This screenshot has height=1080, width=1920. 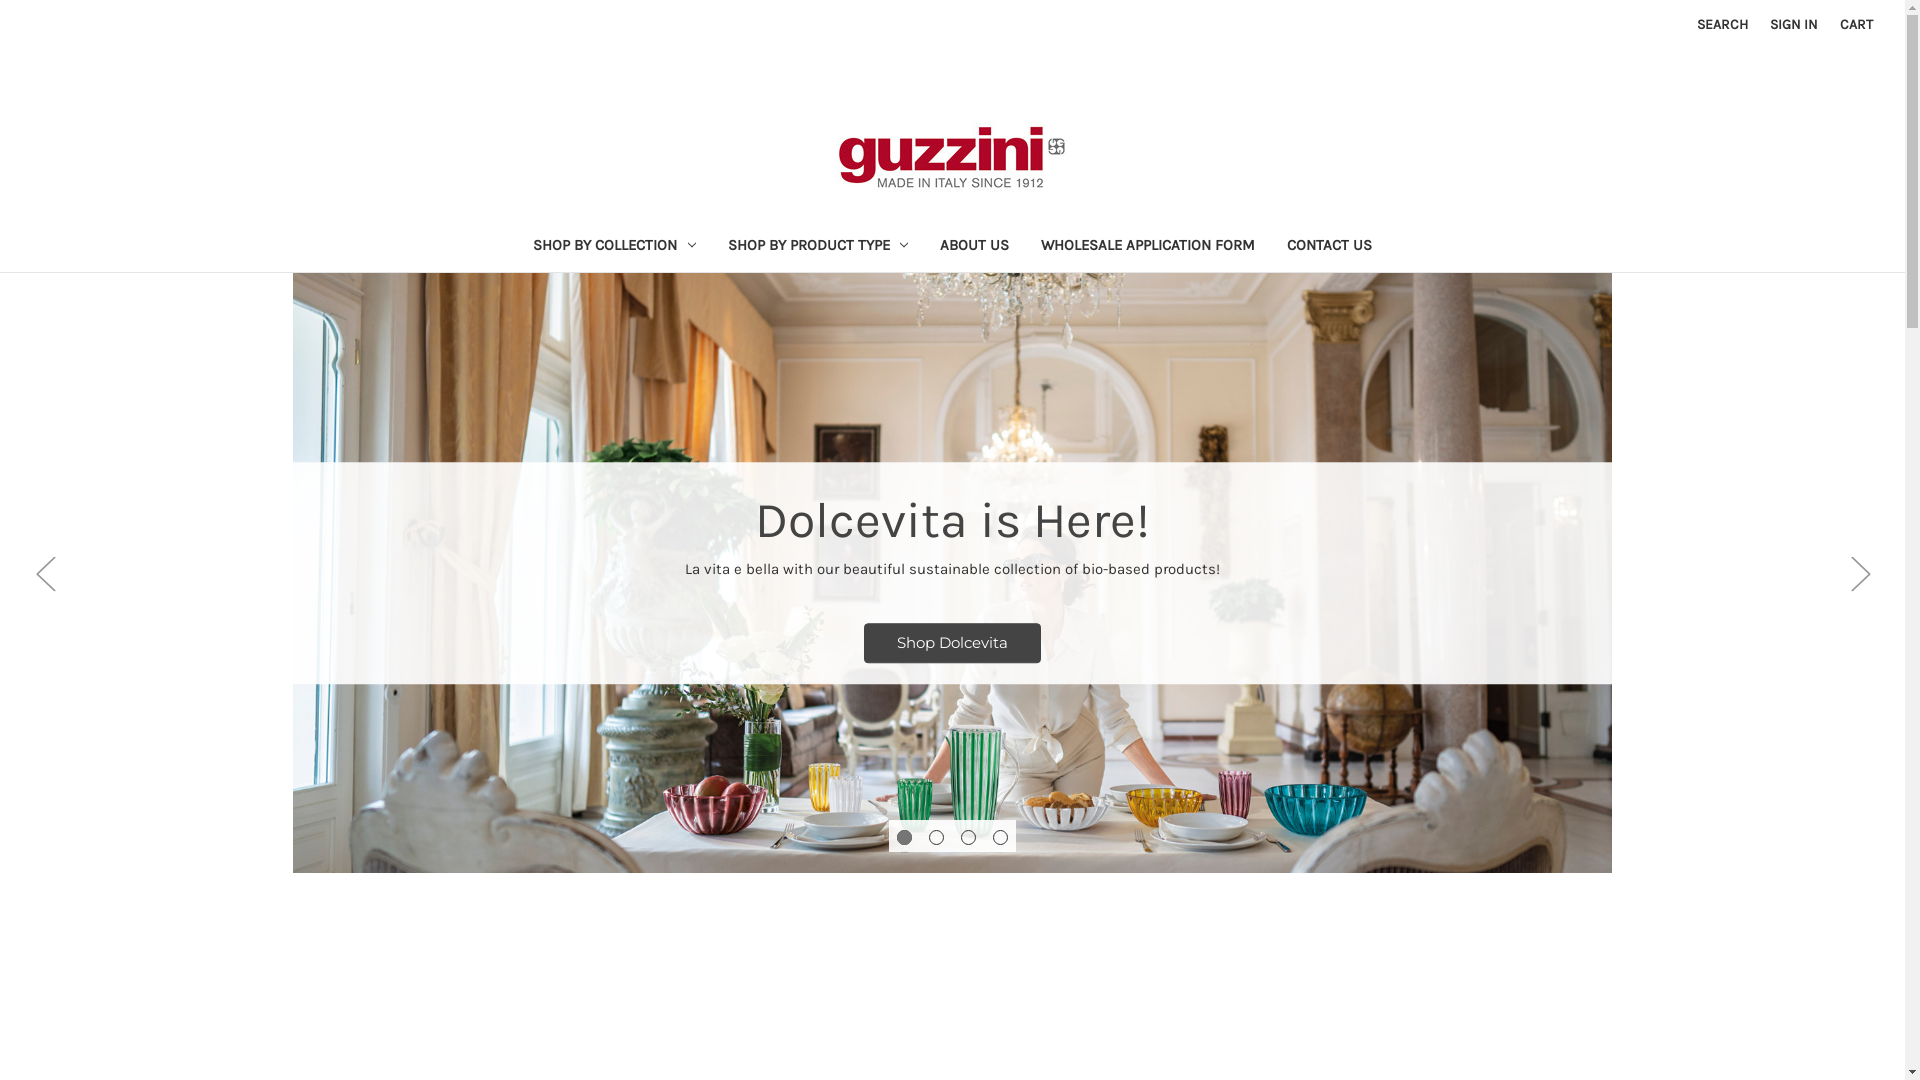 I want to click on 'CONTACT US', so click(x=1329, y=246).